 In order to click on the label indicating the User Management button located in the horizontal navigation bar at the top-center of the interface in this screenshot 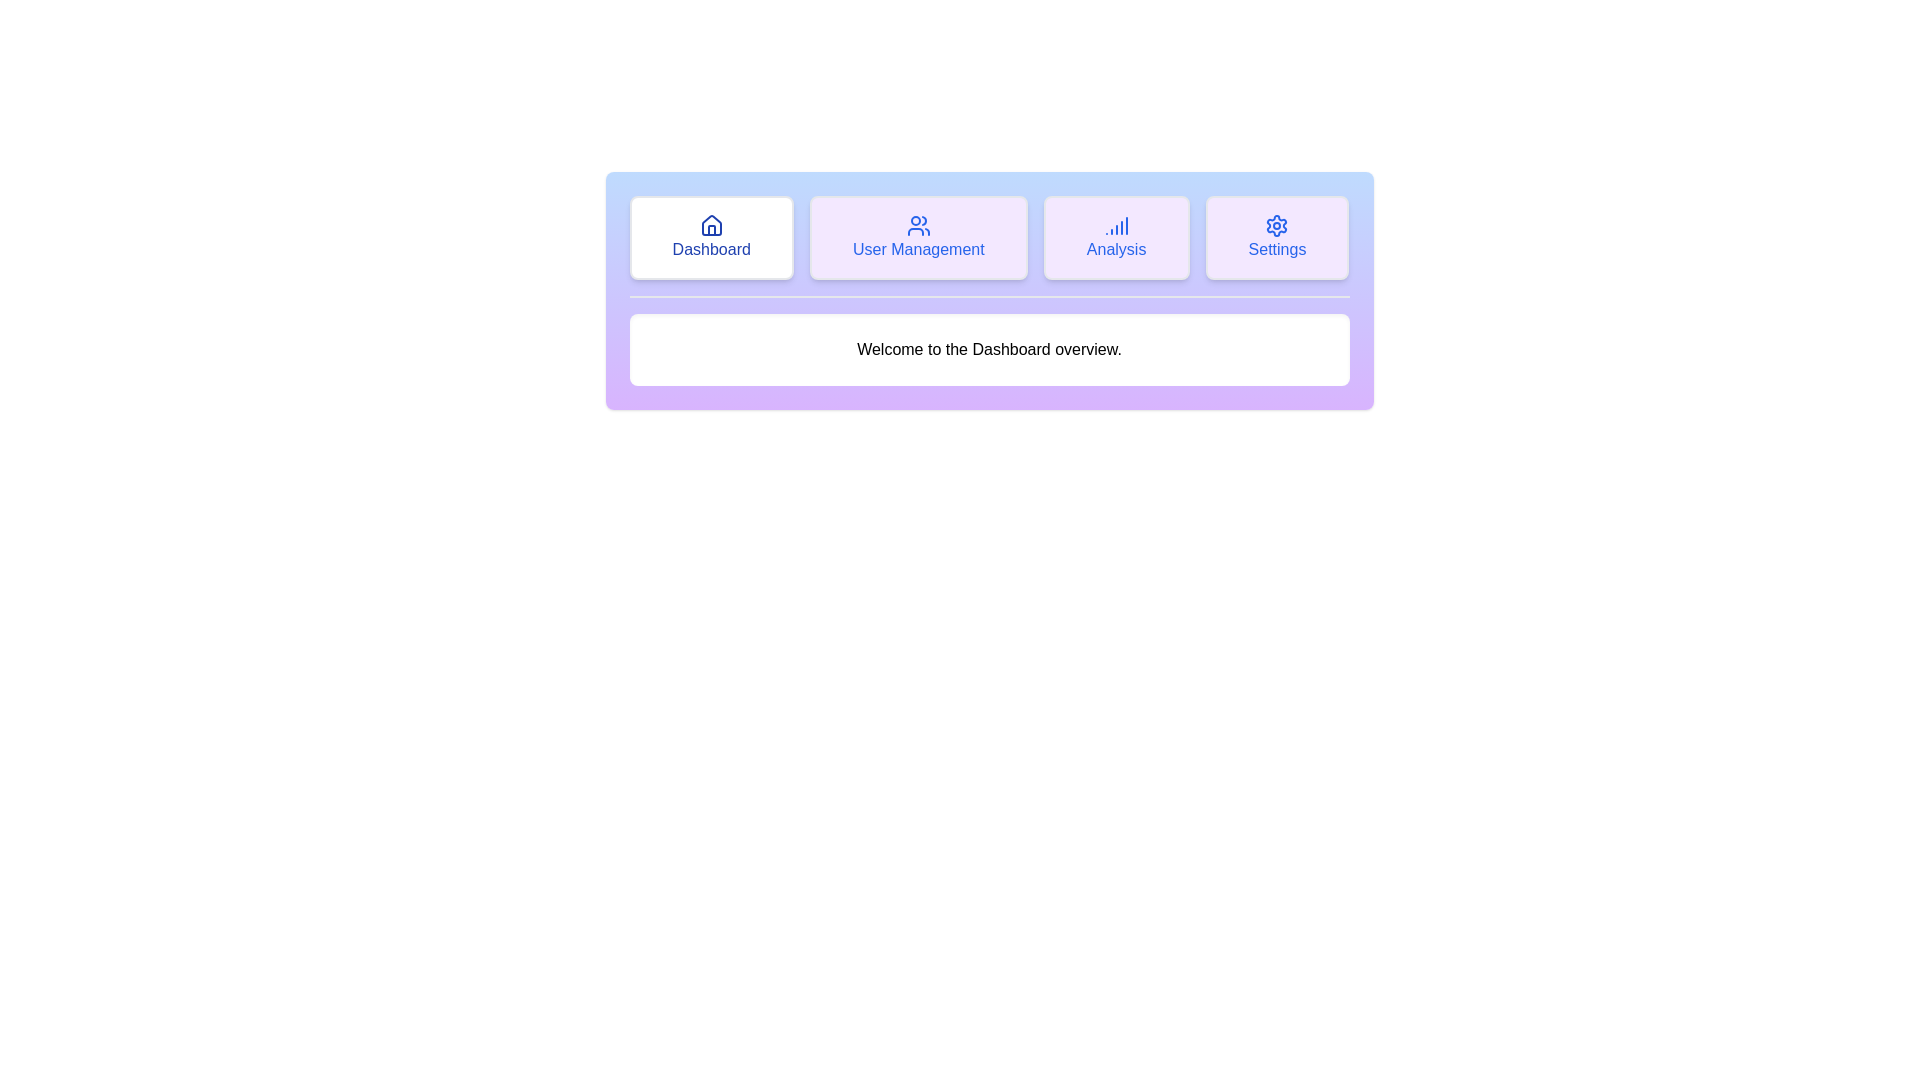, I will do `click(917, 249)`.